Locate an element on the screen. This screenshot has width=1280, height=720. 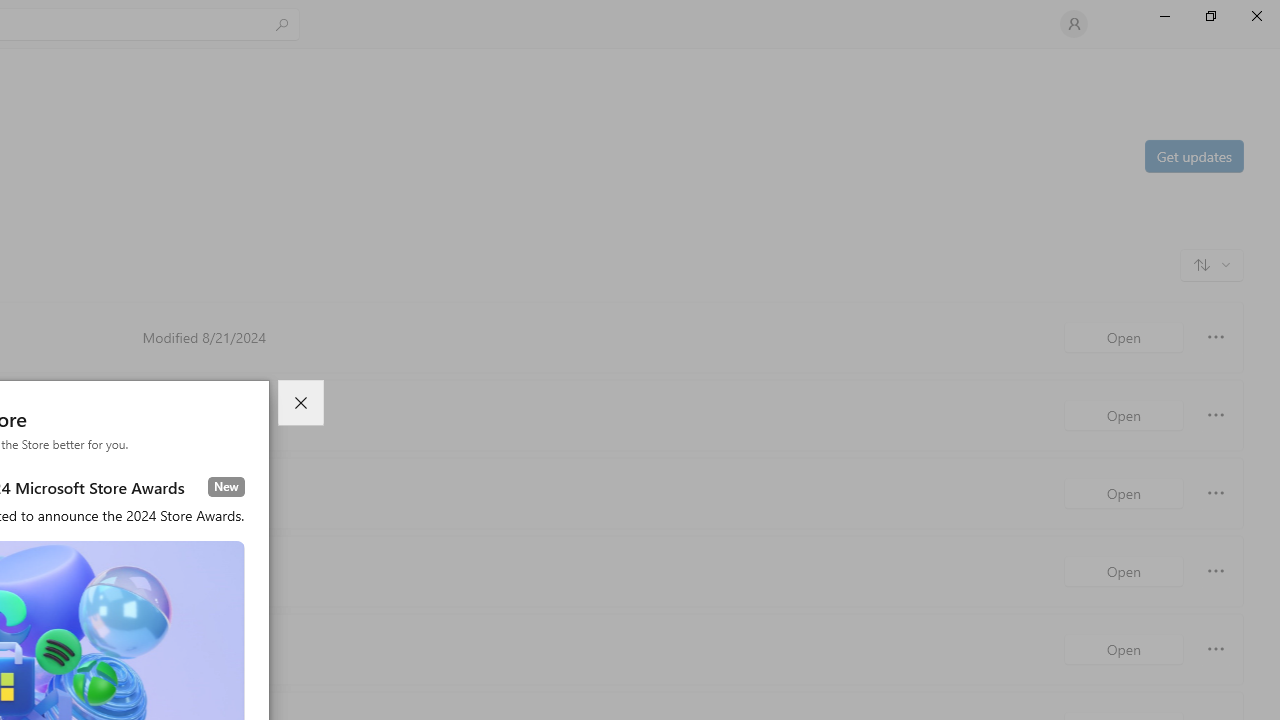
'Minimize Microsoft Store' is located at coordinates (1164, 15).